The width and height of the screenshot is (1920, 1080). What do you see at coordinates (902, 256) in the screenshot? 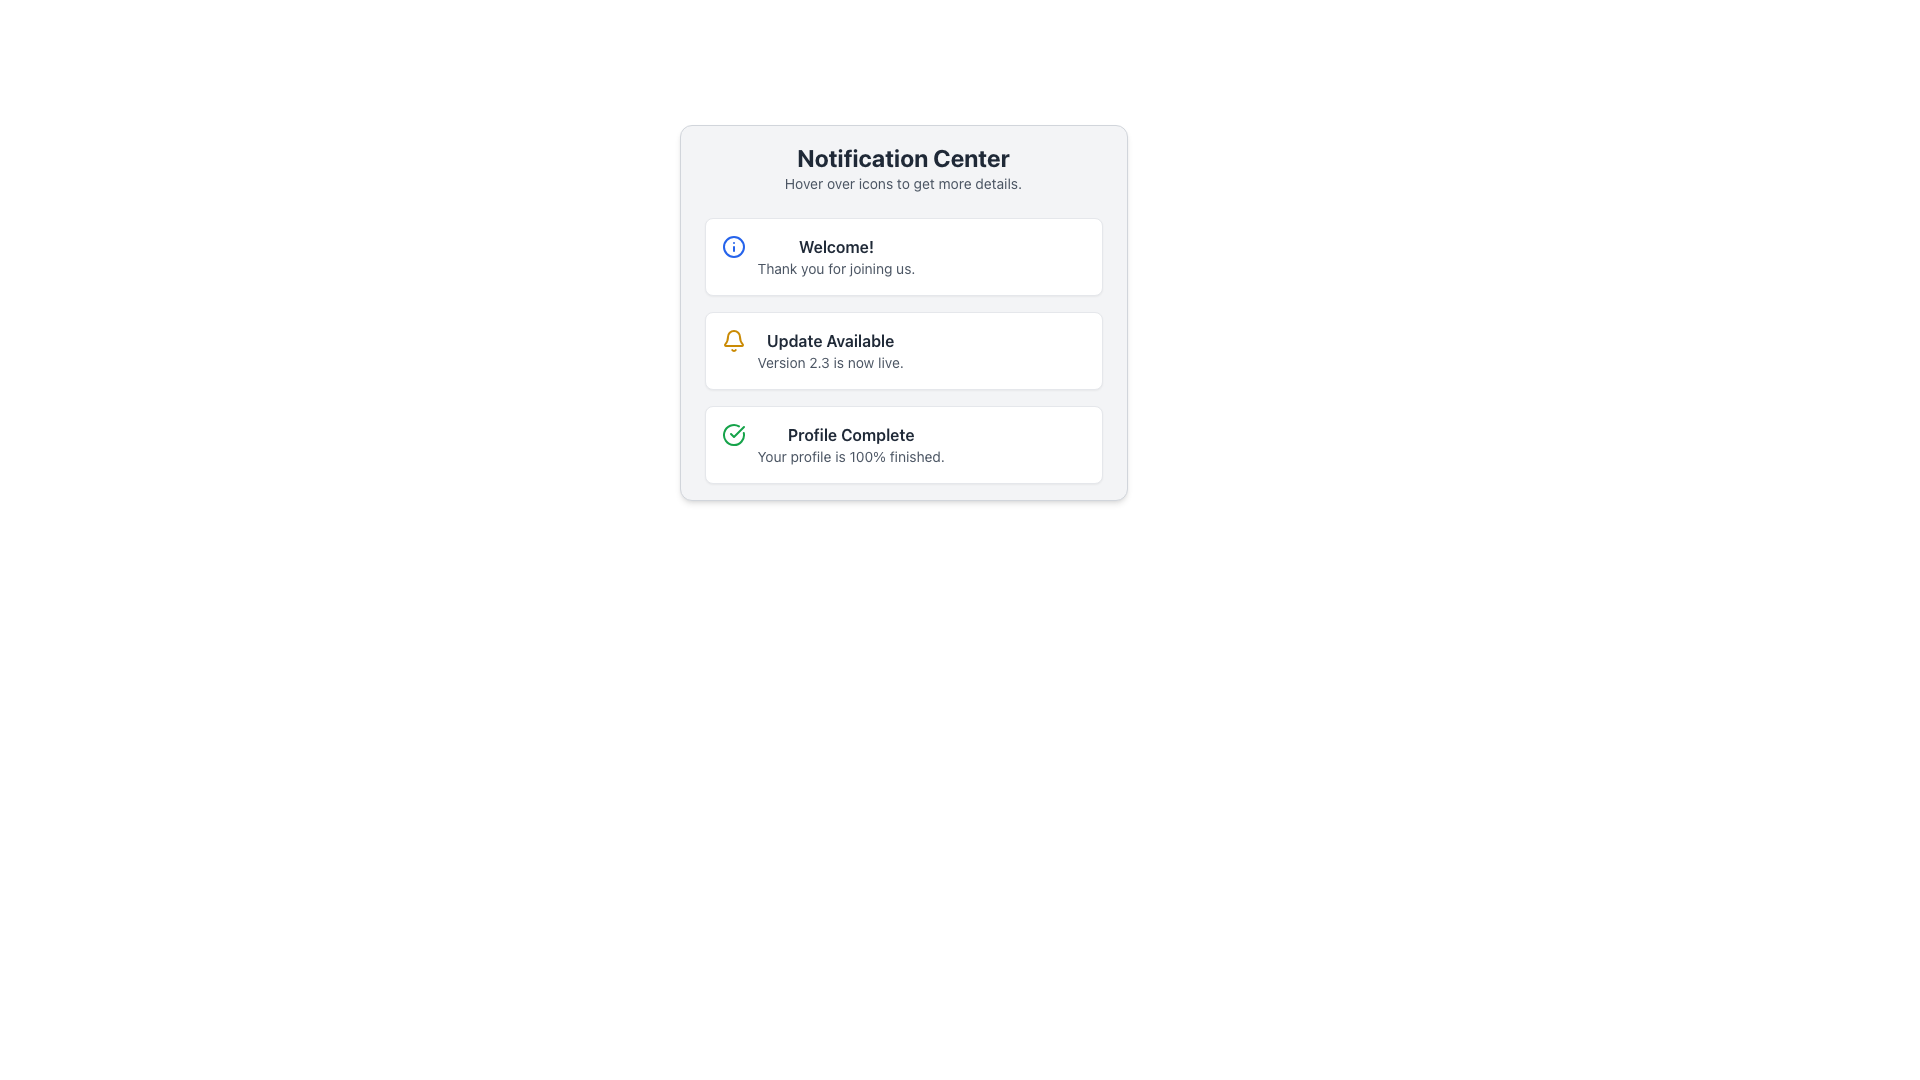
I see `the topmost Notification Card in the Notification Center, which contains a bold title 'Welcome!' and a smaller text 'Thank you for joining us.'` at bounding box center [902, 256].